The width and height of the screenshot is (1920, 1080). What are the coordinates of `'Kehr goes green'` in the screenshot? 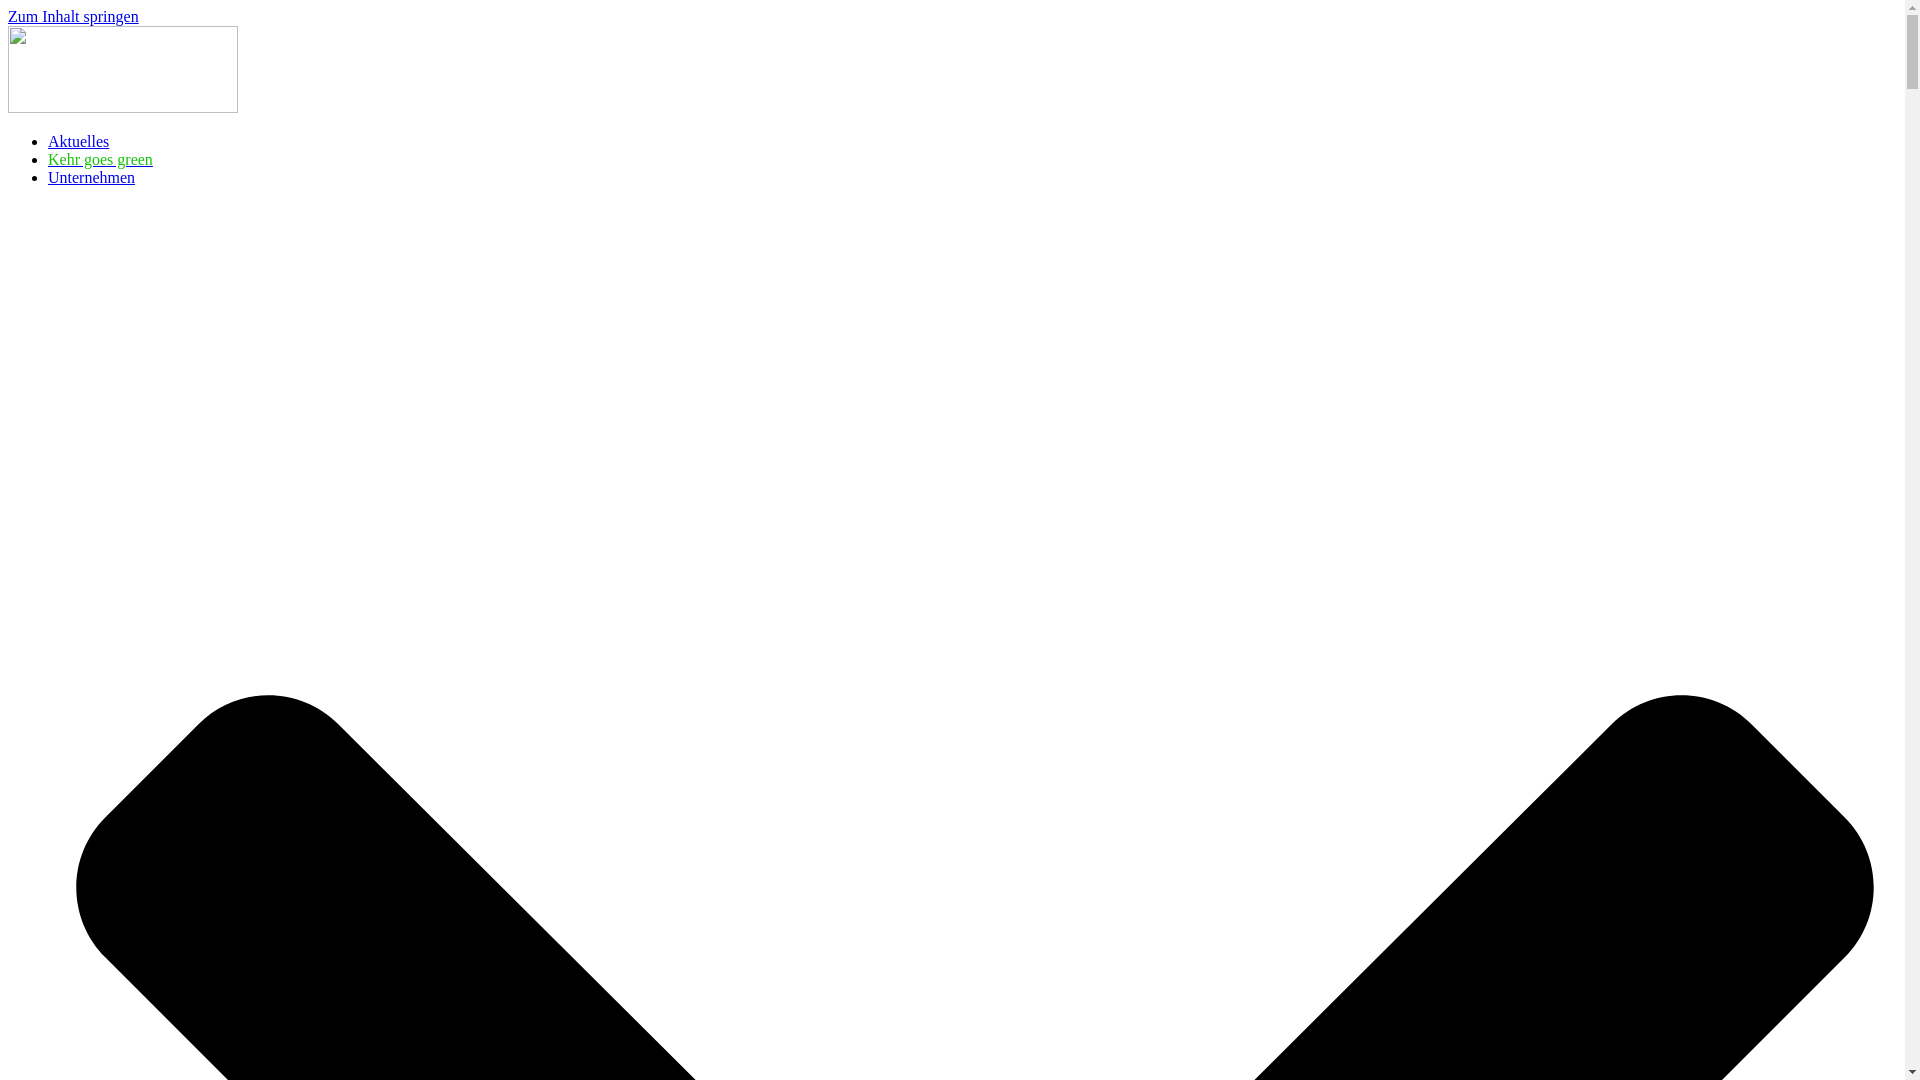 It's located at (99, 158).